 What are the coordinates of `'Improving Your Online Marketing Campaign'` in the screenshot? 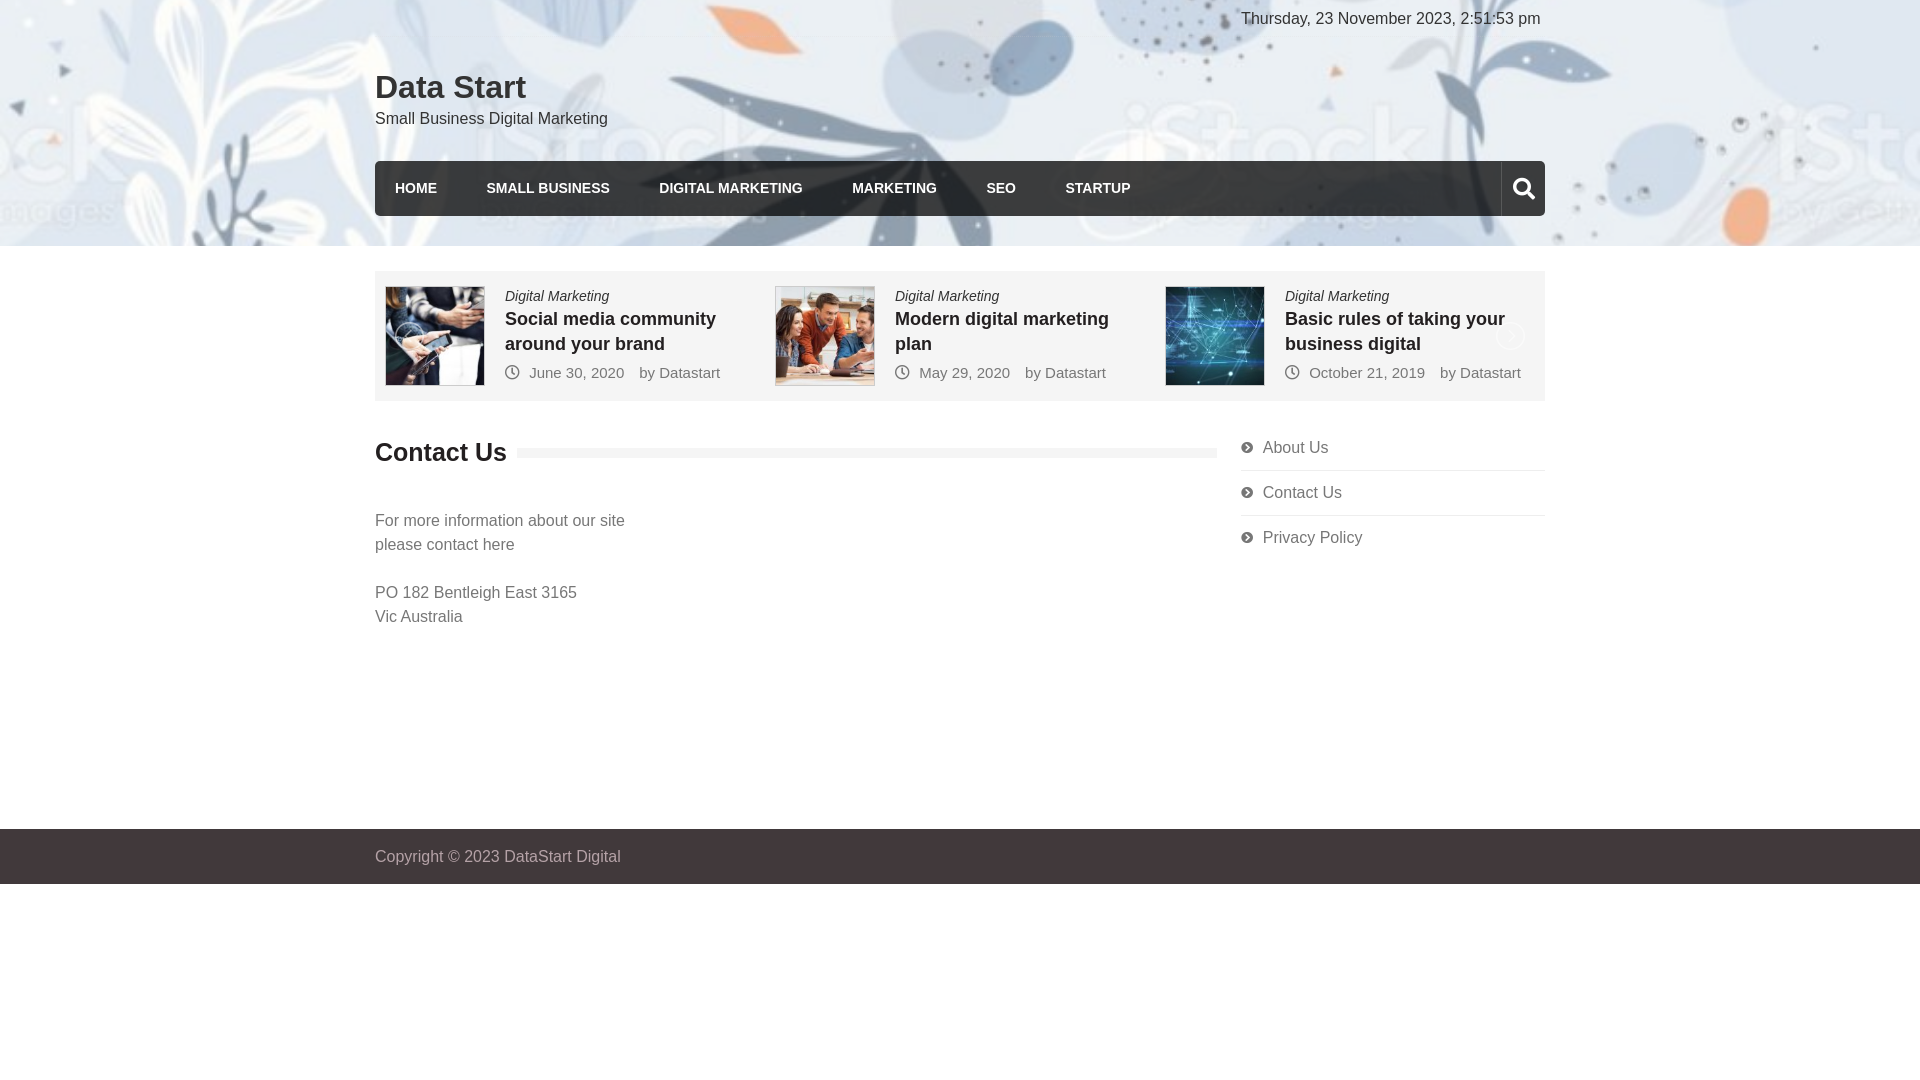 It's located at (514, 330).